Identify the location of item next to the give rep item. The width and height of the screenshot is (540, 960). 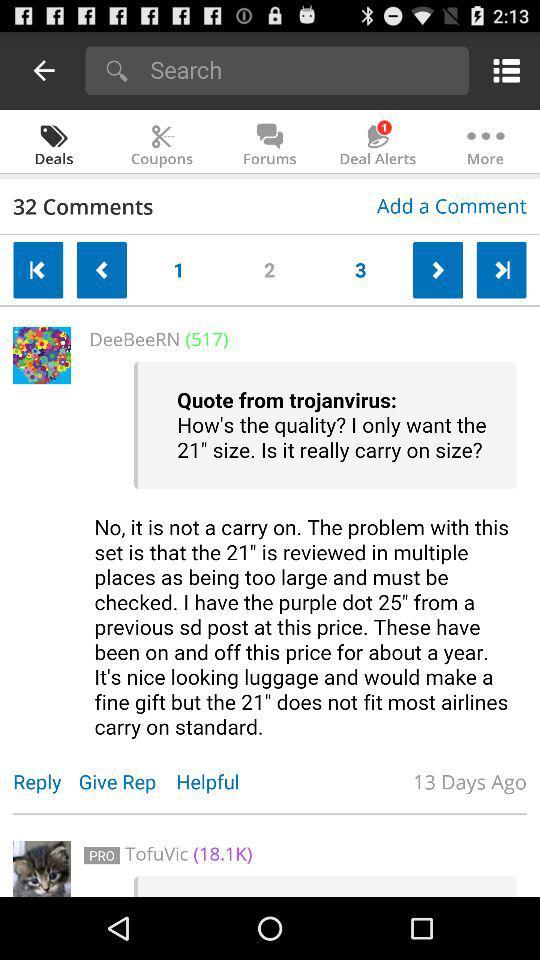
(45, 781).